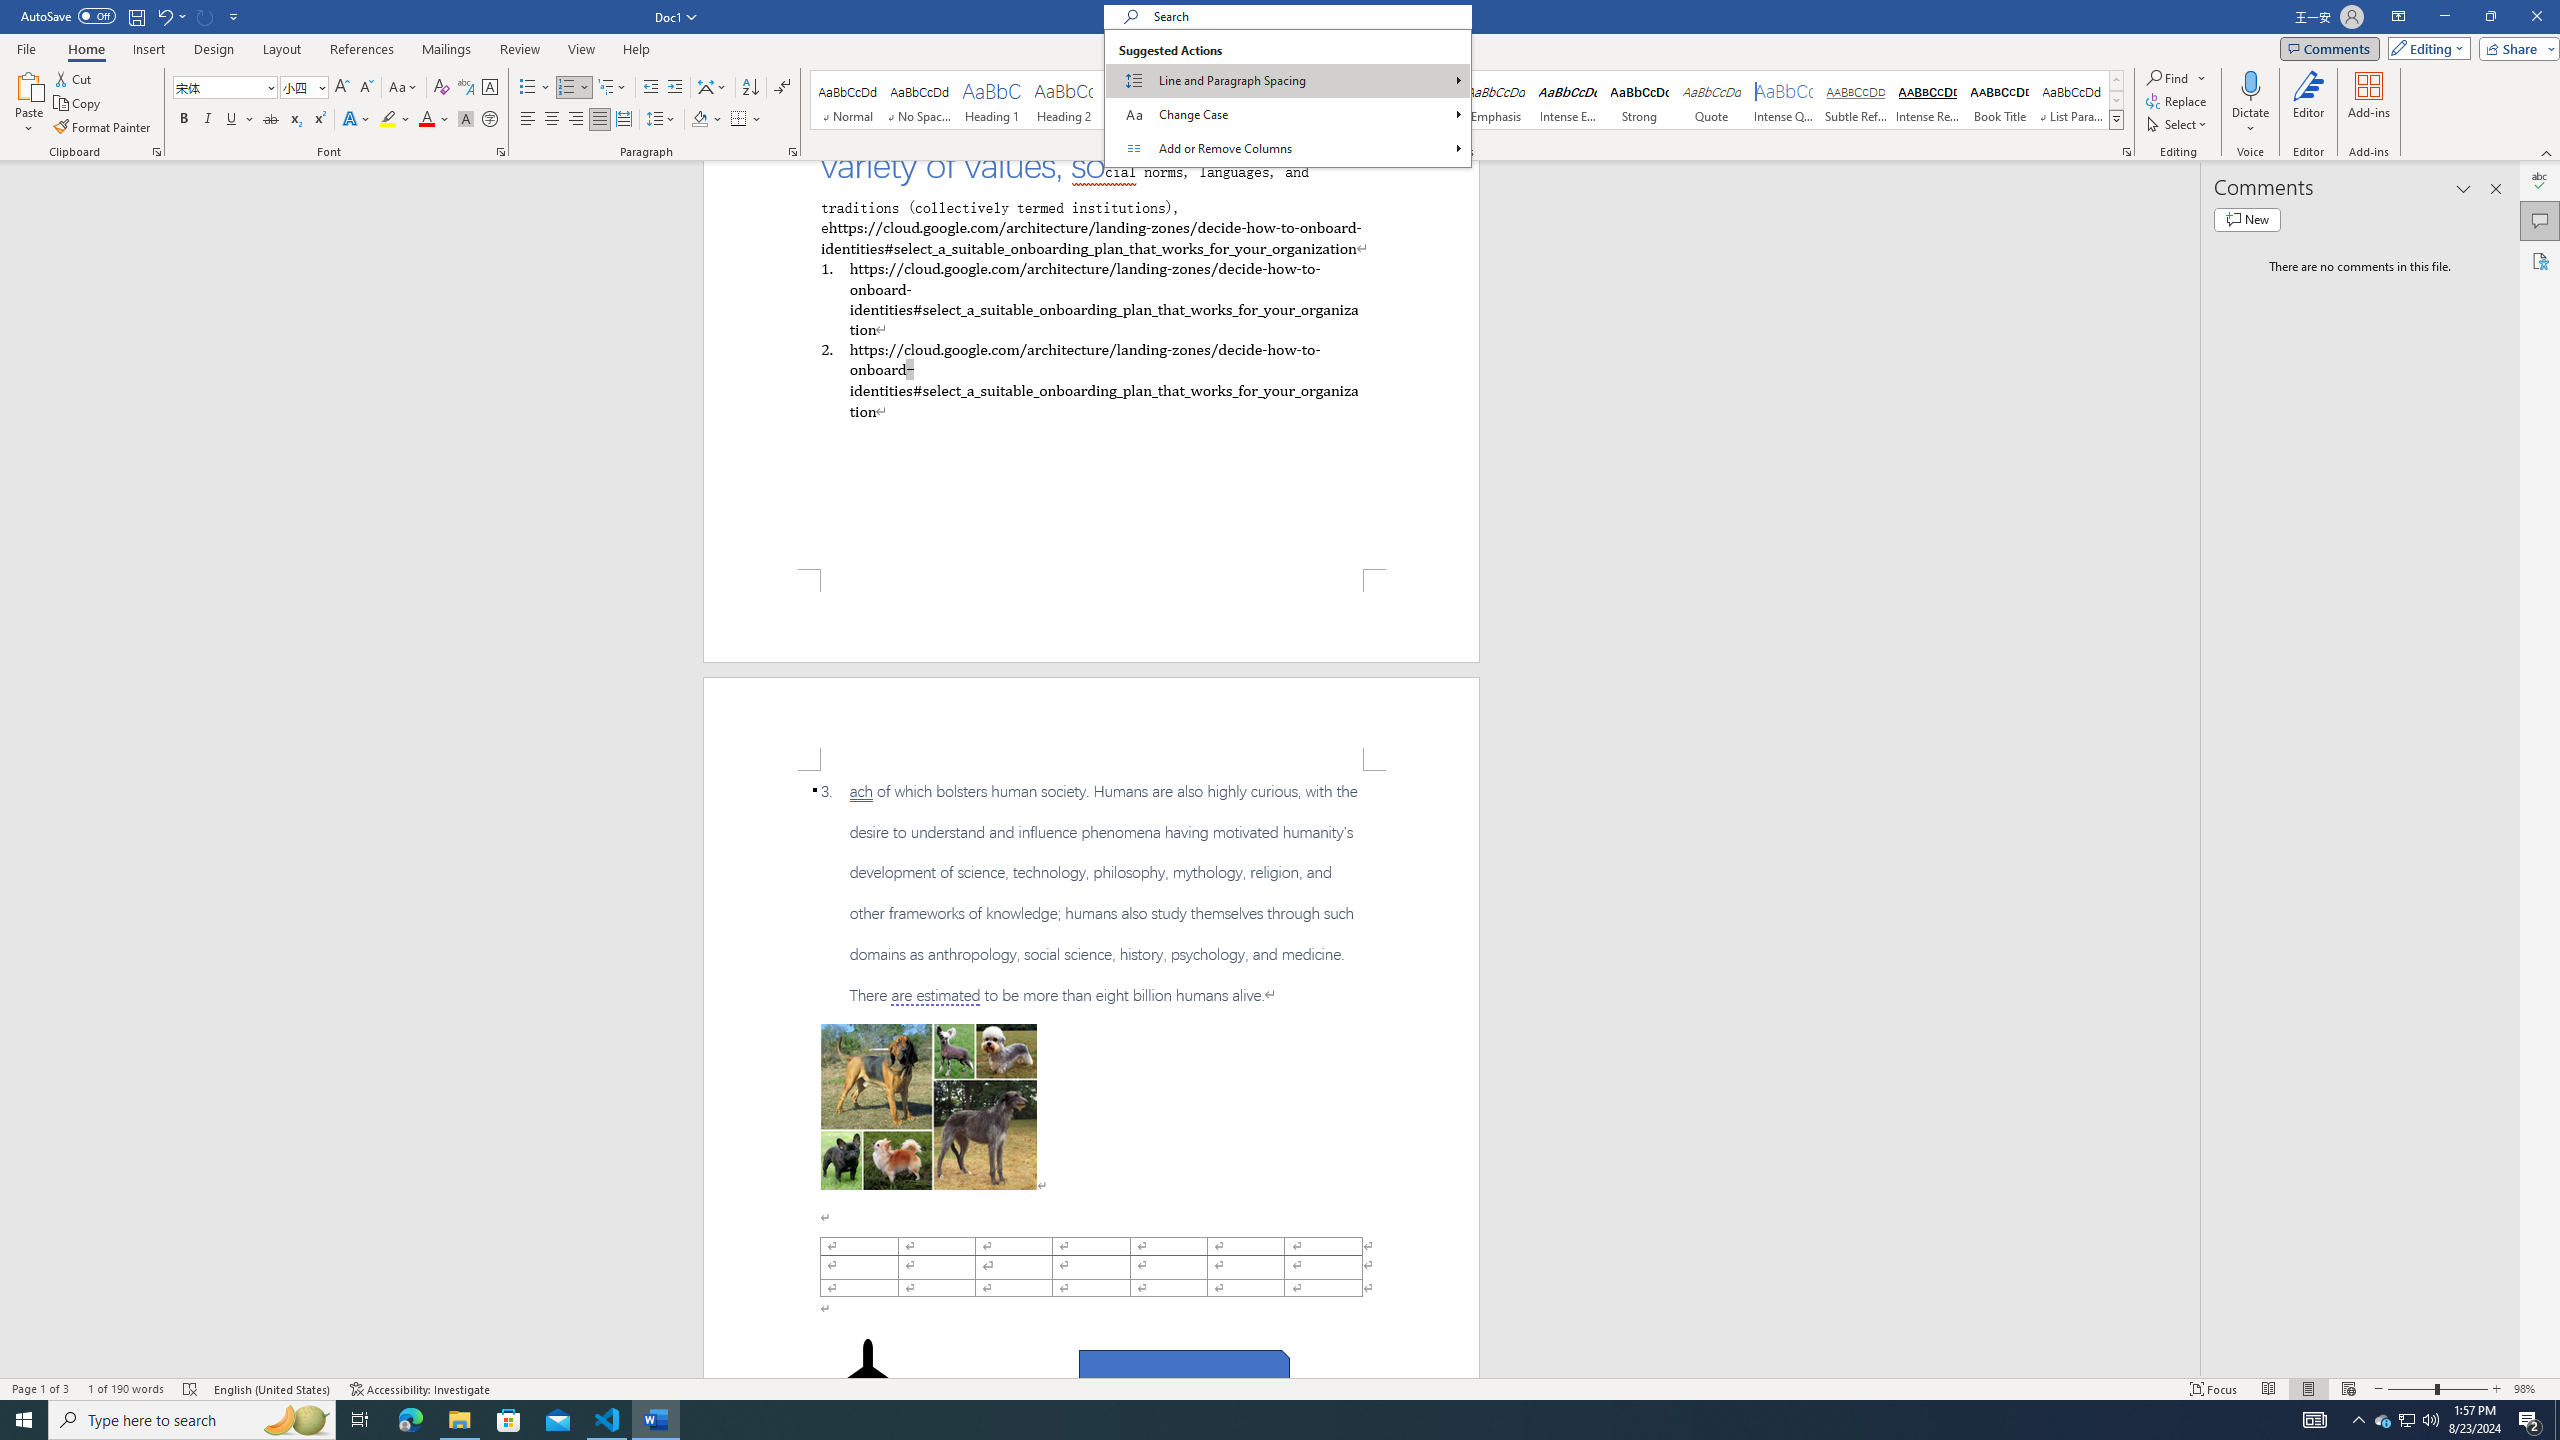 The image size is (2560, 1440). What do you see at coordinates (1091, 364) in the screenshot?
I see `'Page 1 content'` at bounding box center [1091, 364].